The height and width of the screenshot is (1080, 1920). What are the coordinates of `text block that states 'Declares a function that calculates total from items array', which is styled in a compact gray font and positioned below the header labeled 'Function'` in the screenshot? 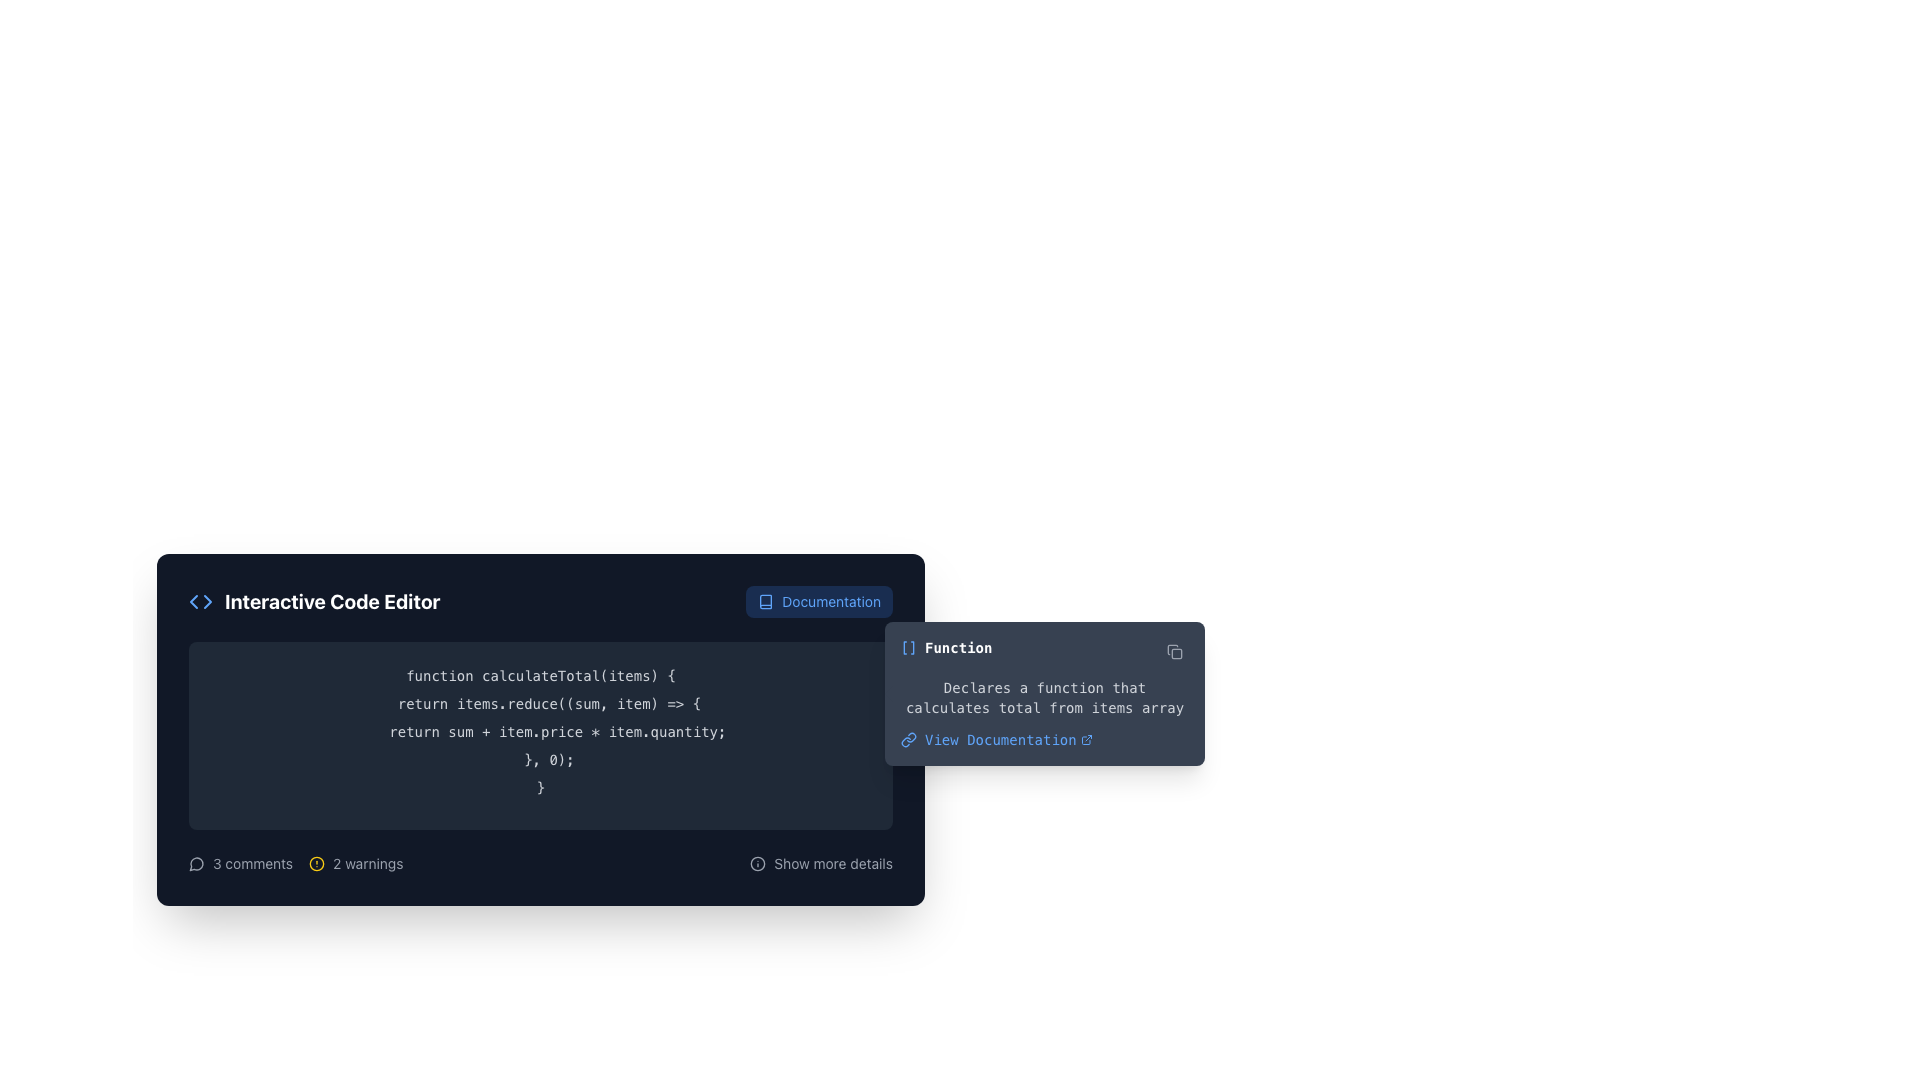 It's located at (1044, 697).